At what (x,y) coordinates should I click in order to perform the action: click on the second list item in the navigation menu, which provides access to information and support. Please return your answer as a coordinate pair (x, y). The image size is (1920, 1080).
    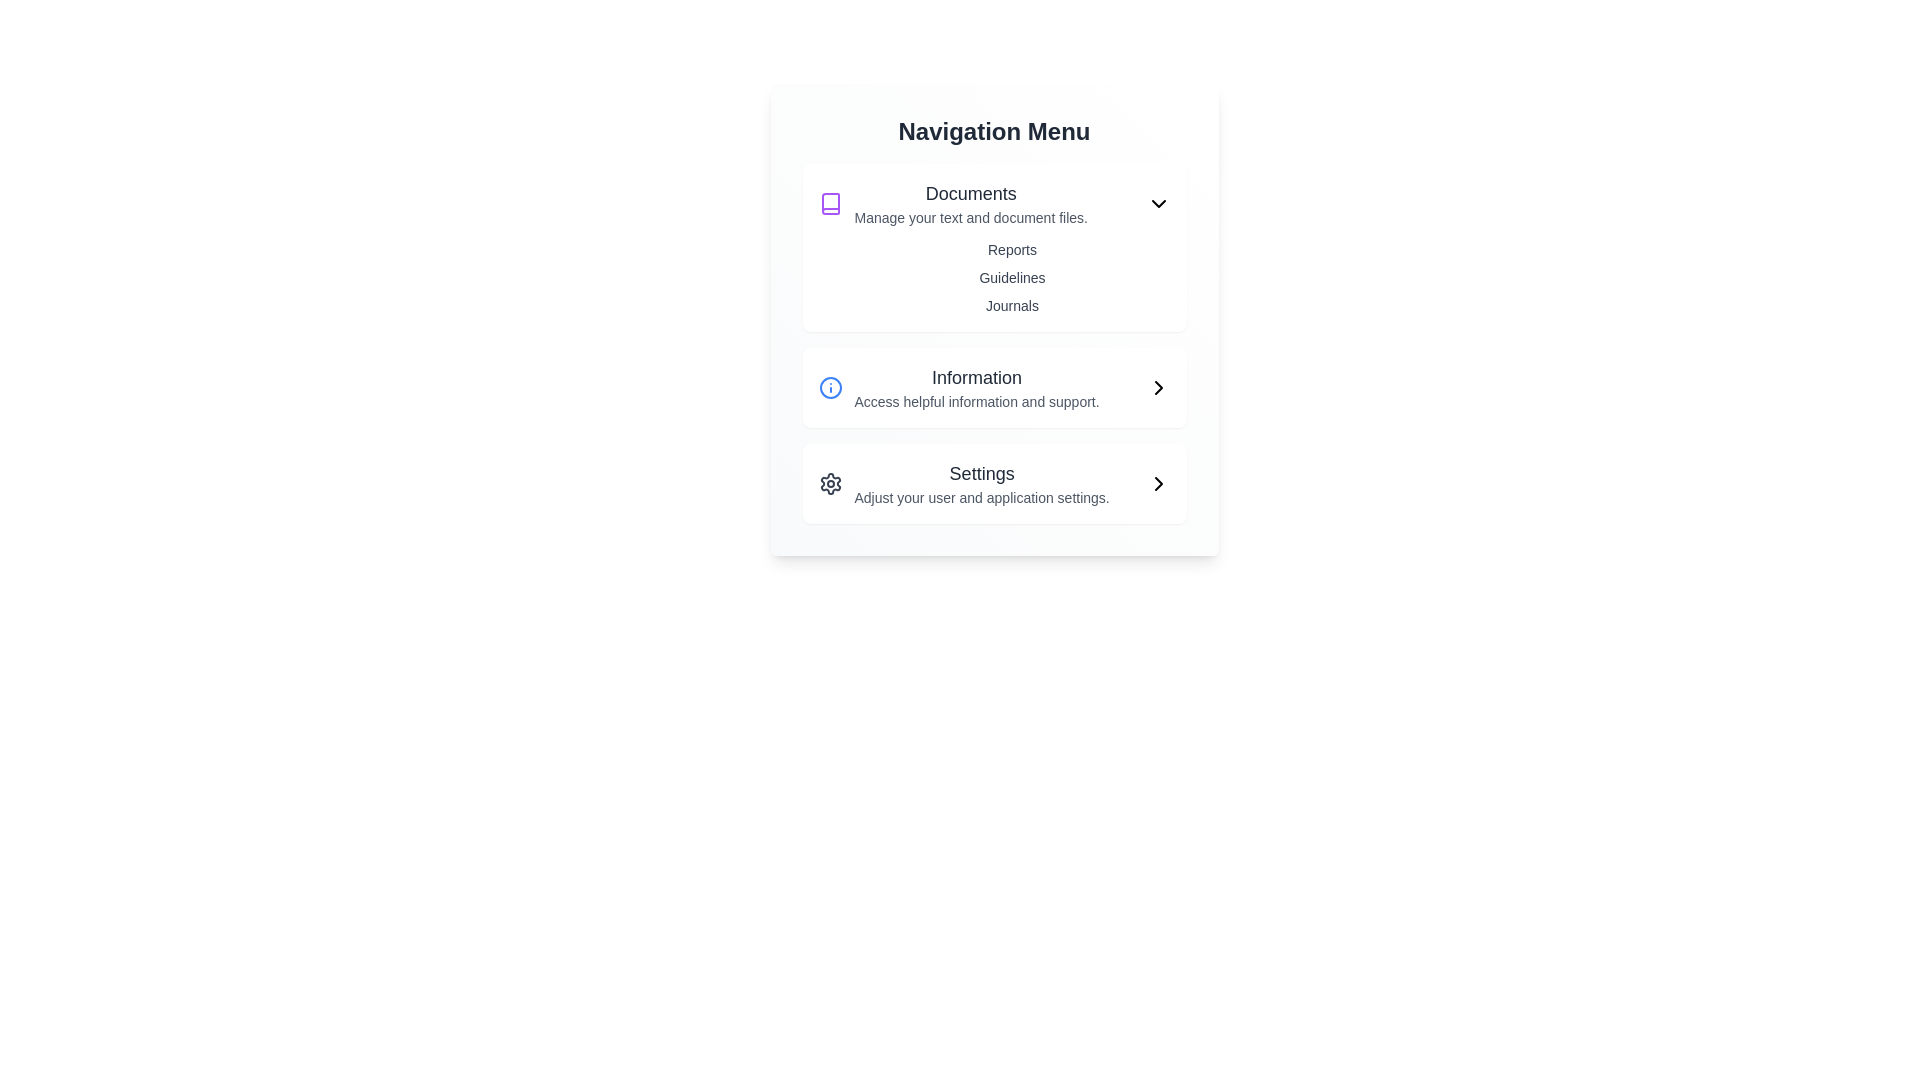
    Looking at the image, I should click on (958, 388).